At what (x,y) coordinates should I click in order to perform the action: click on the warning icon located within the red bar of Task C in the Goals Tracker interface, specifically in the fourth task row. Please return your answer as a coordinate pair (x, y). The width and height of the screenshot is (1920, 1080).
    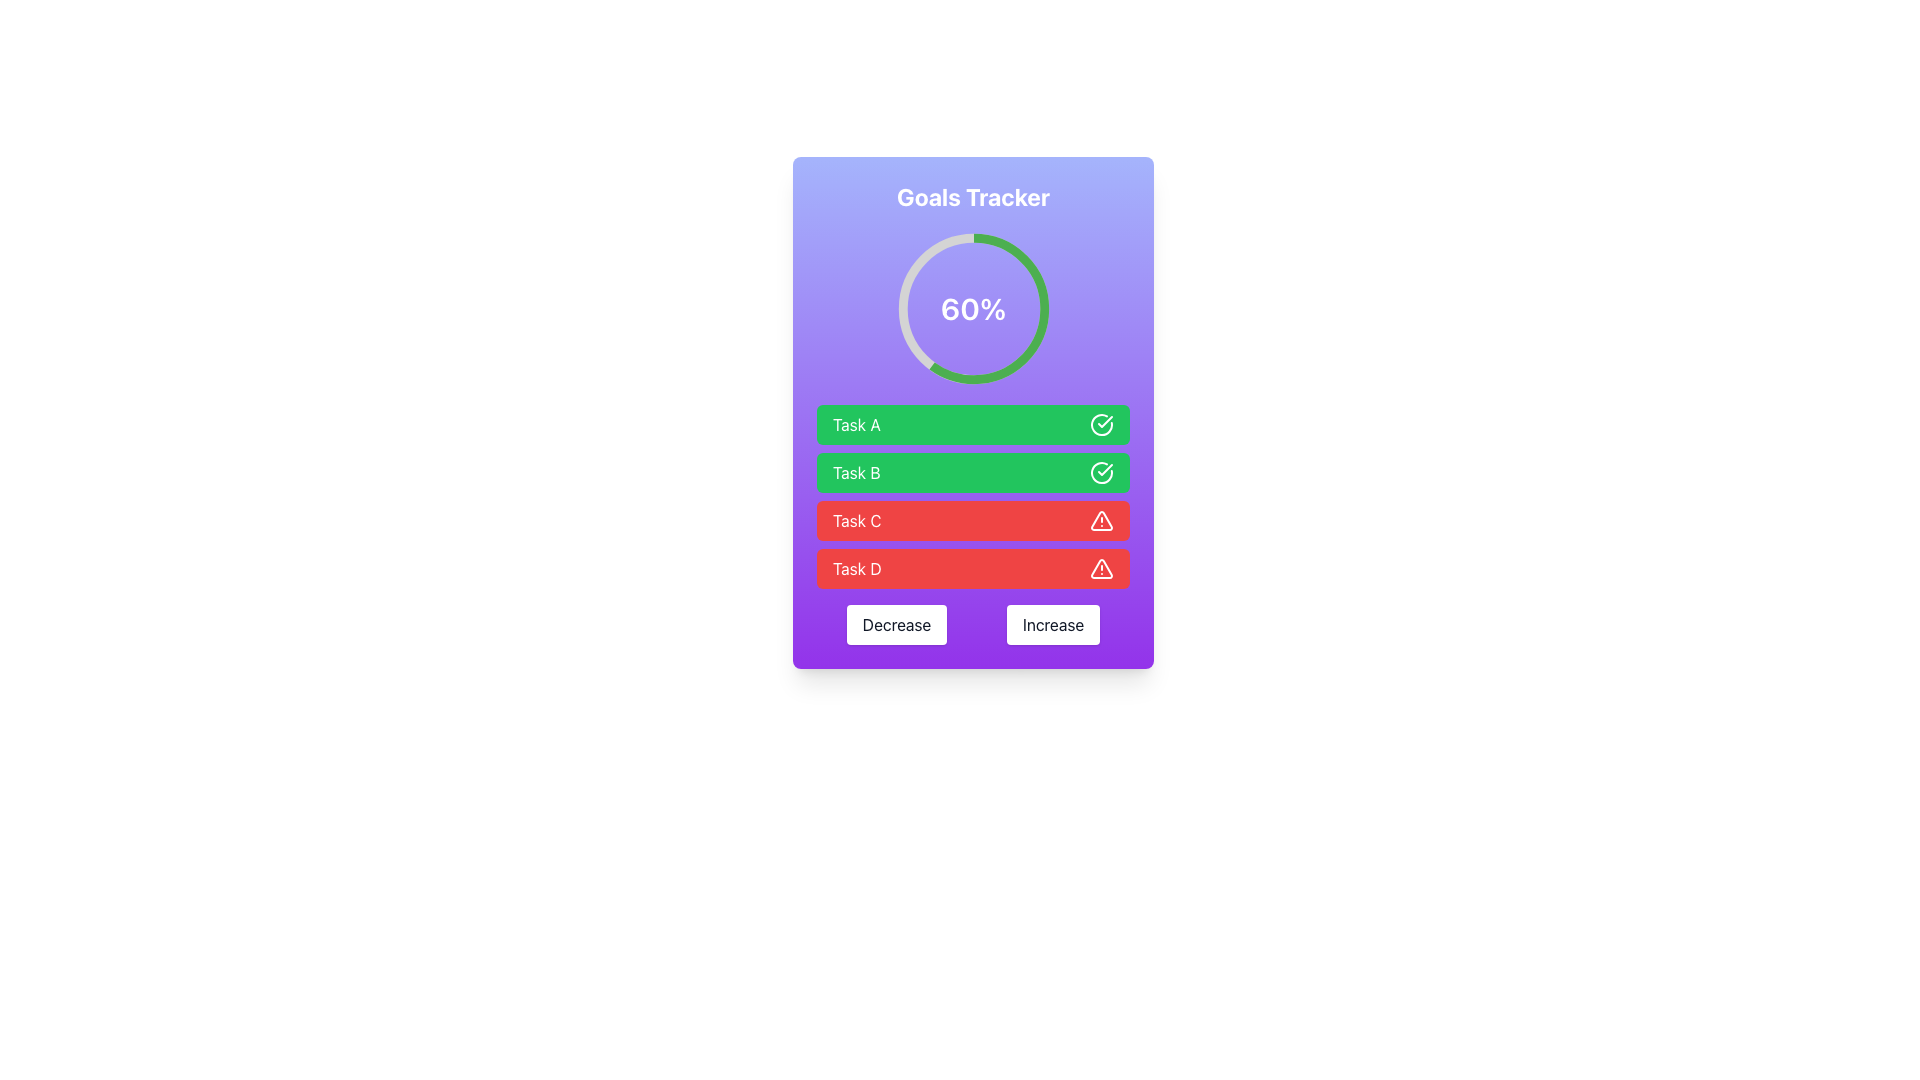
    Looking at the image, I should click on (1101, 519).